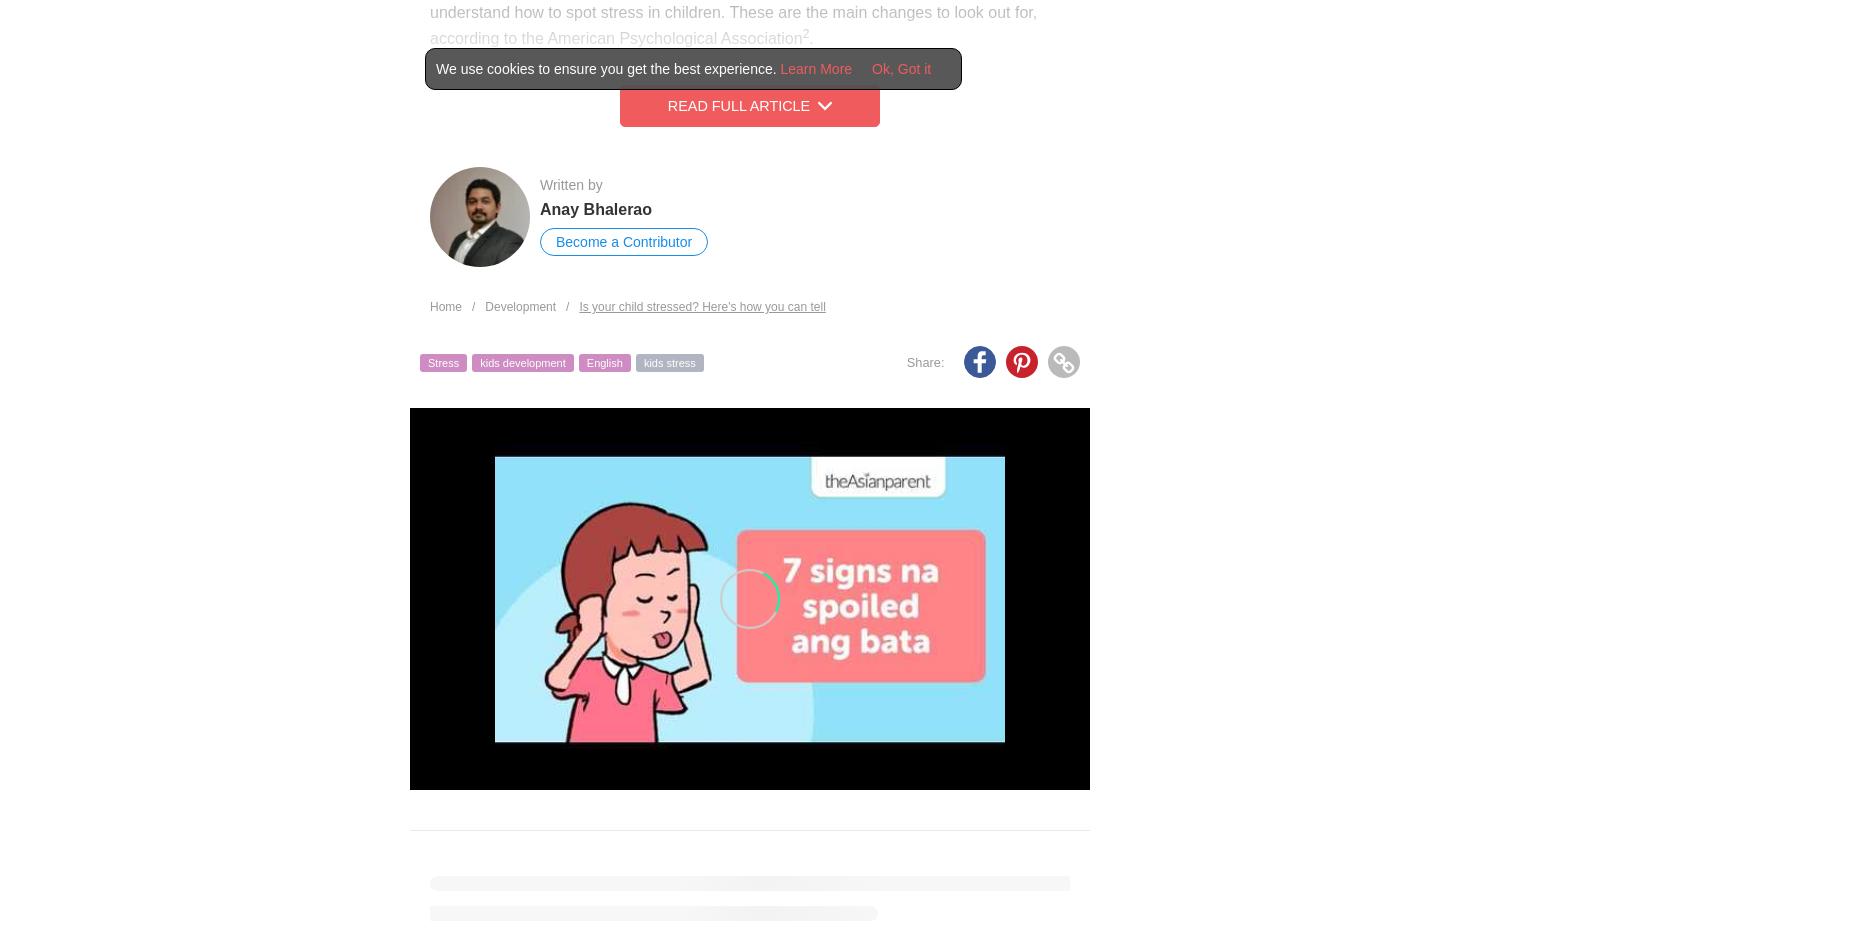  What do you see at coordinates (465, 886) in the screenshot?
I see `'Don’t wait till it is too late to bring in an expert.'` at bounding box center [465, 886].